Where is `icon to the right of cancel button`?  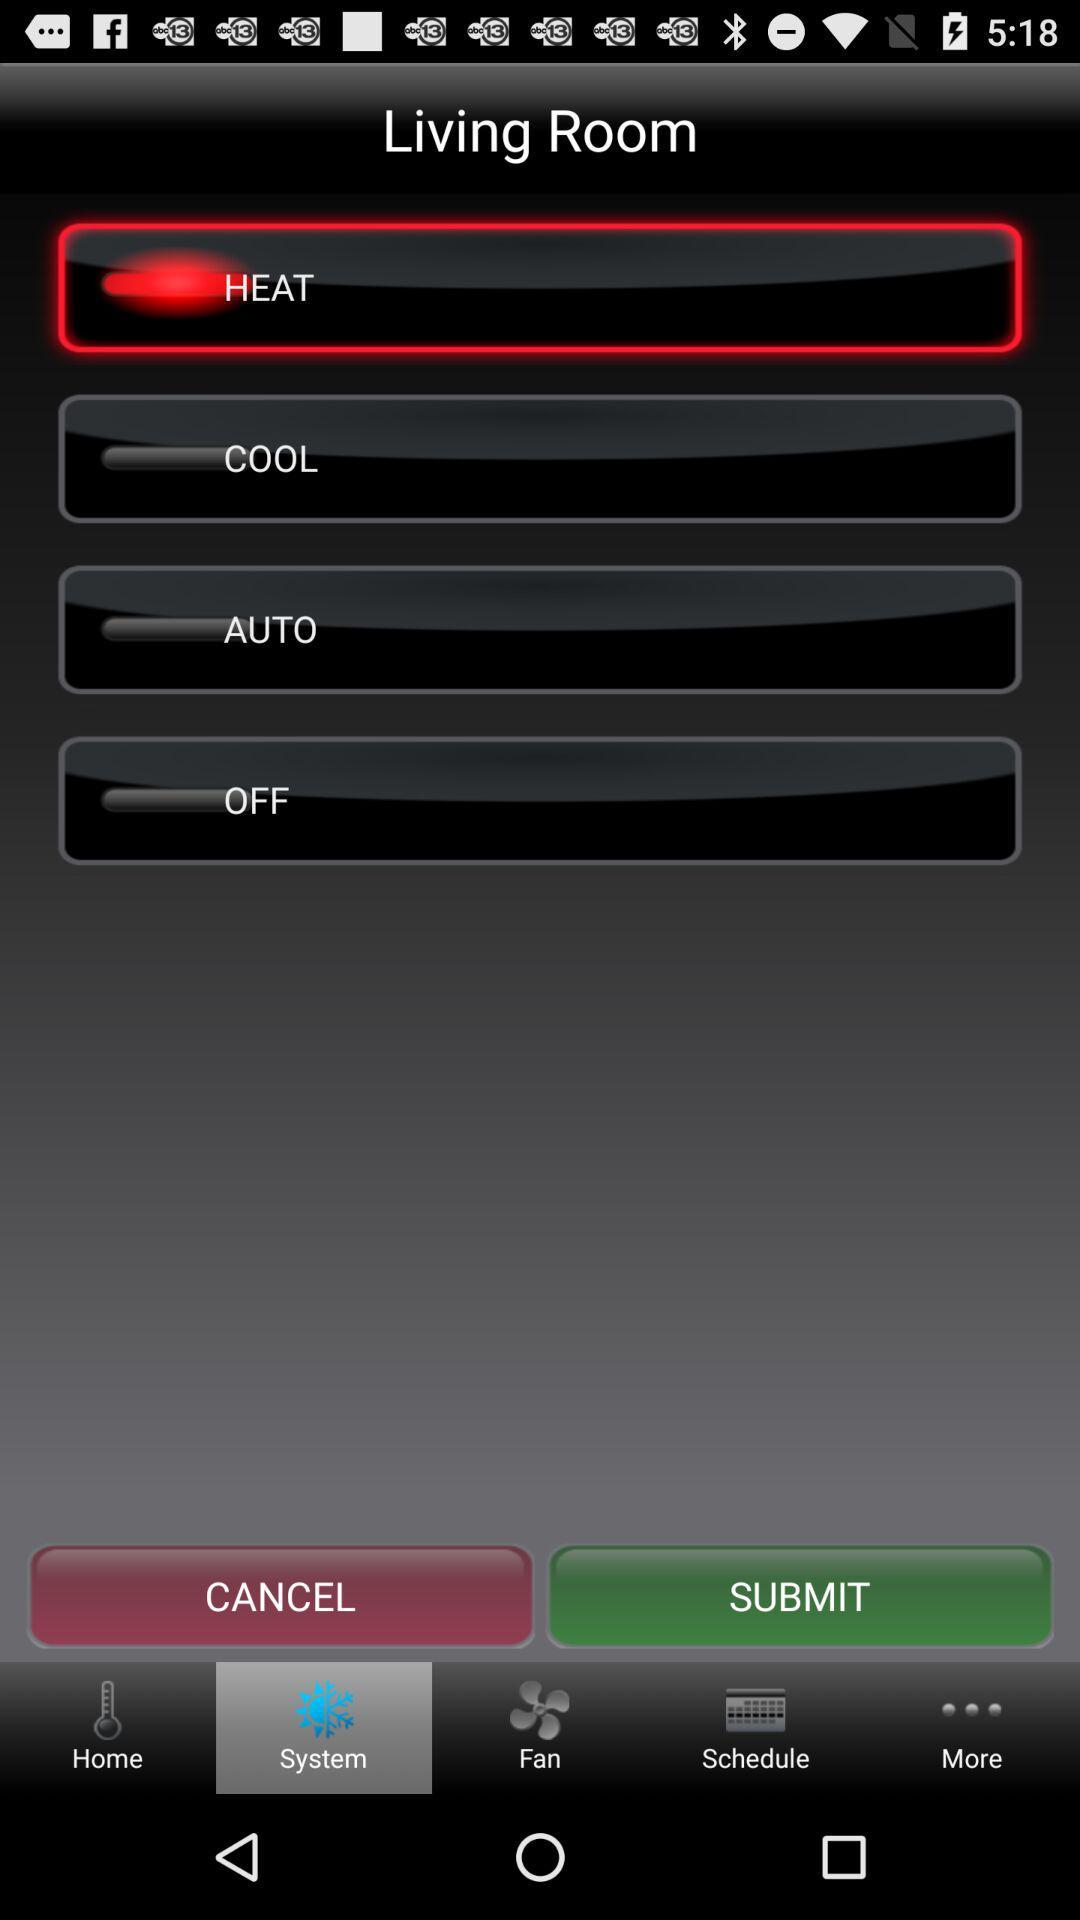 icon to the right of cancel button is located at coordinates (798, 1595).